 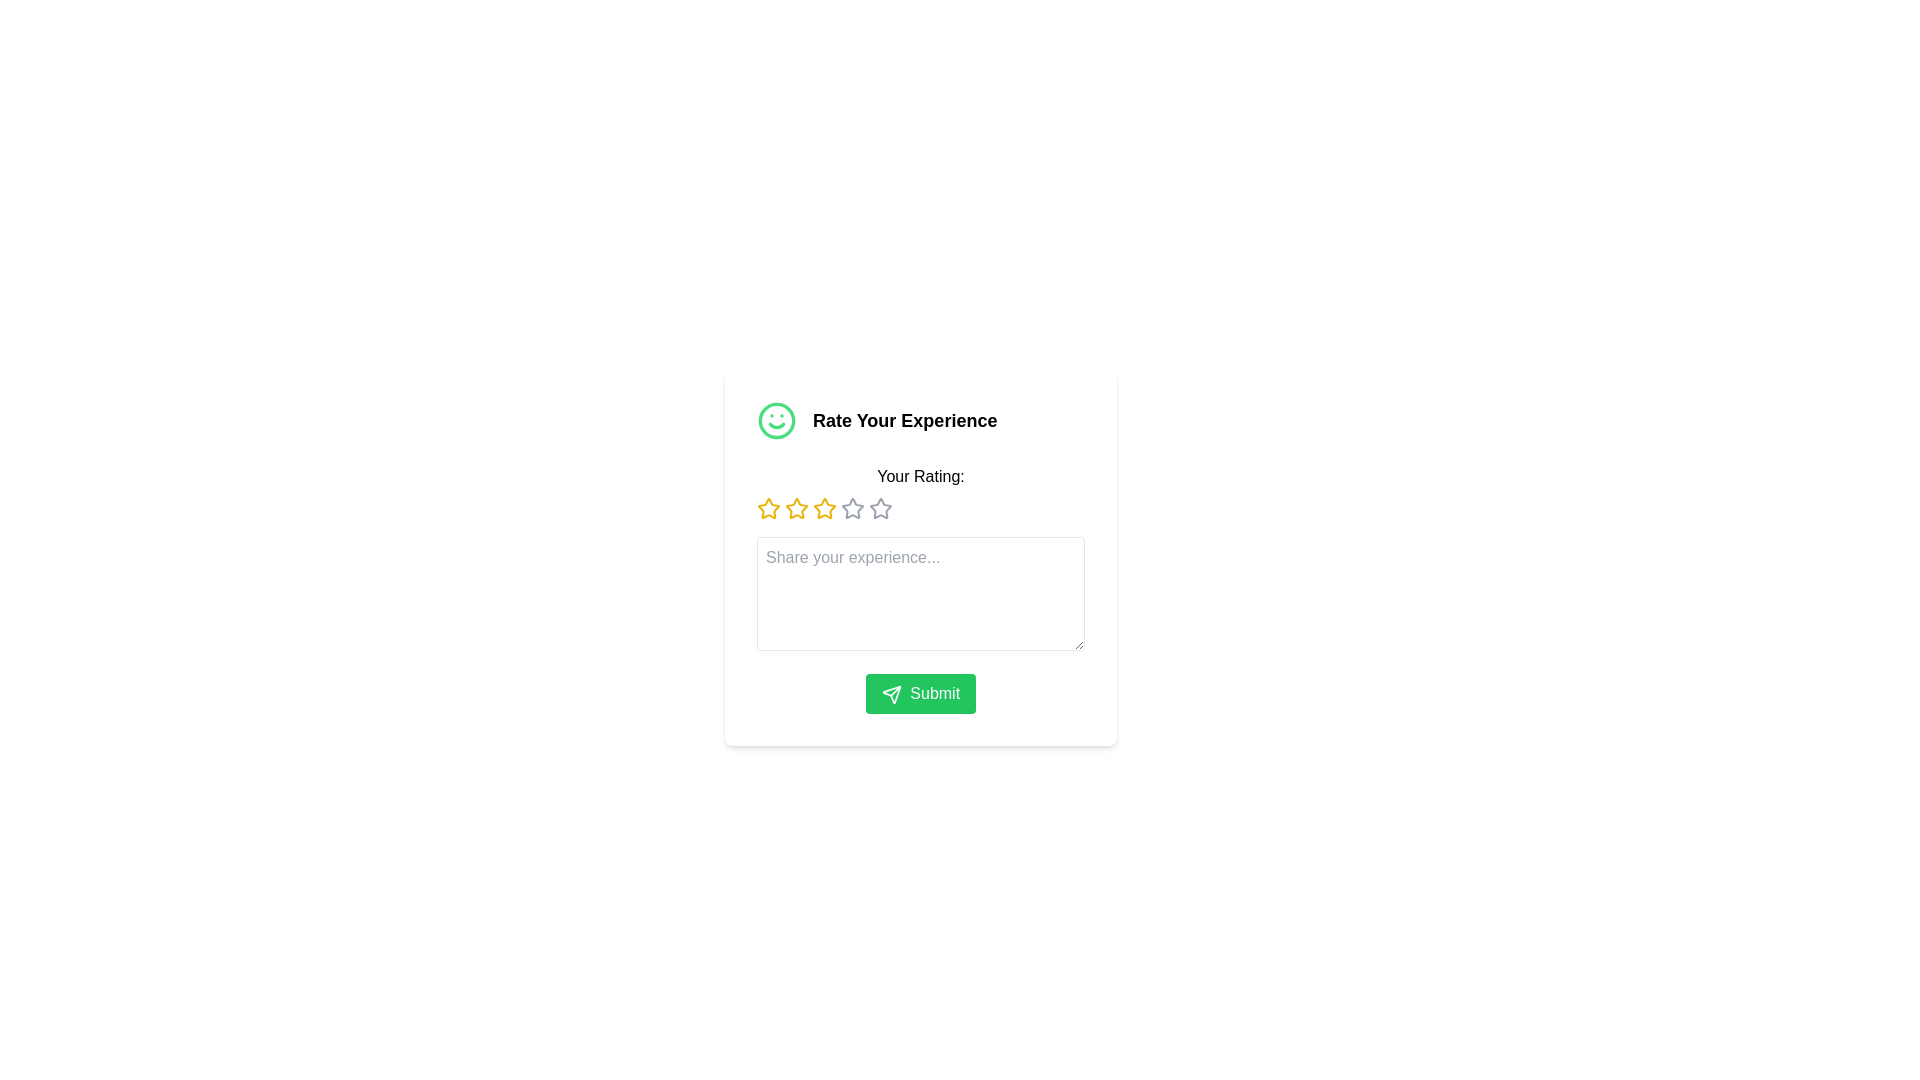 What do you see at coordinates (890, 693) in the screenshot?
I see `the green triangular 'Send' icon within the 'Submit' button located at the bottom center of the interface` at bounding box center [890, 693].